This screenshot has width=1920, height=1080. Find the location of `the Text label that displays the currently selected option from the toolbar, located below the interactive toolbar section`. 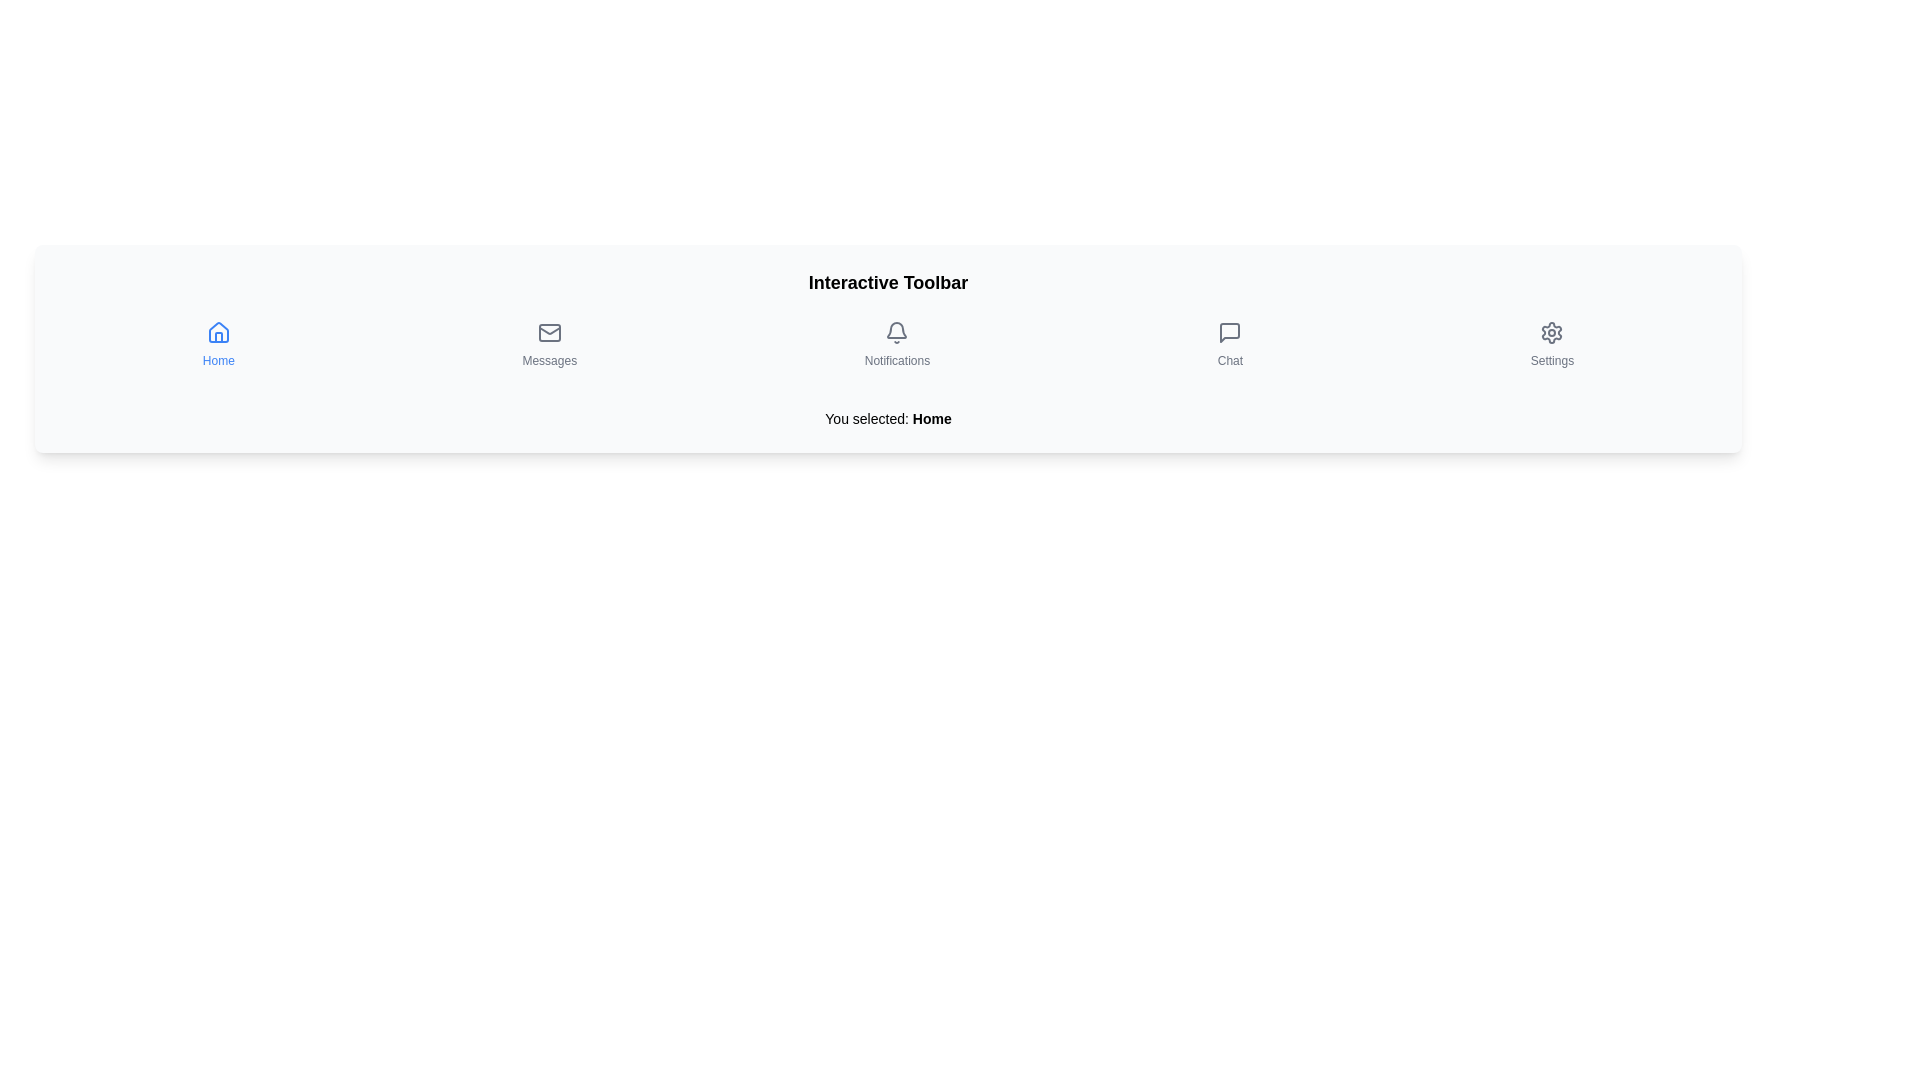

the Text label that displays the currently selected option from the toolbar, located below the interactive toolbar section is located at coordinates (887, 418).